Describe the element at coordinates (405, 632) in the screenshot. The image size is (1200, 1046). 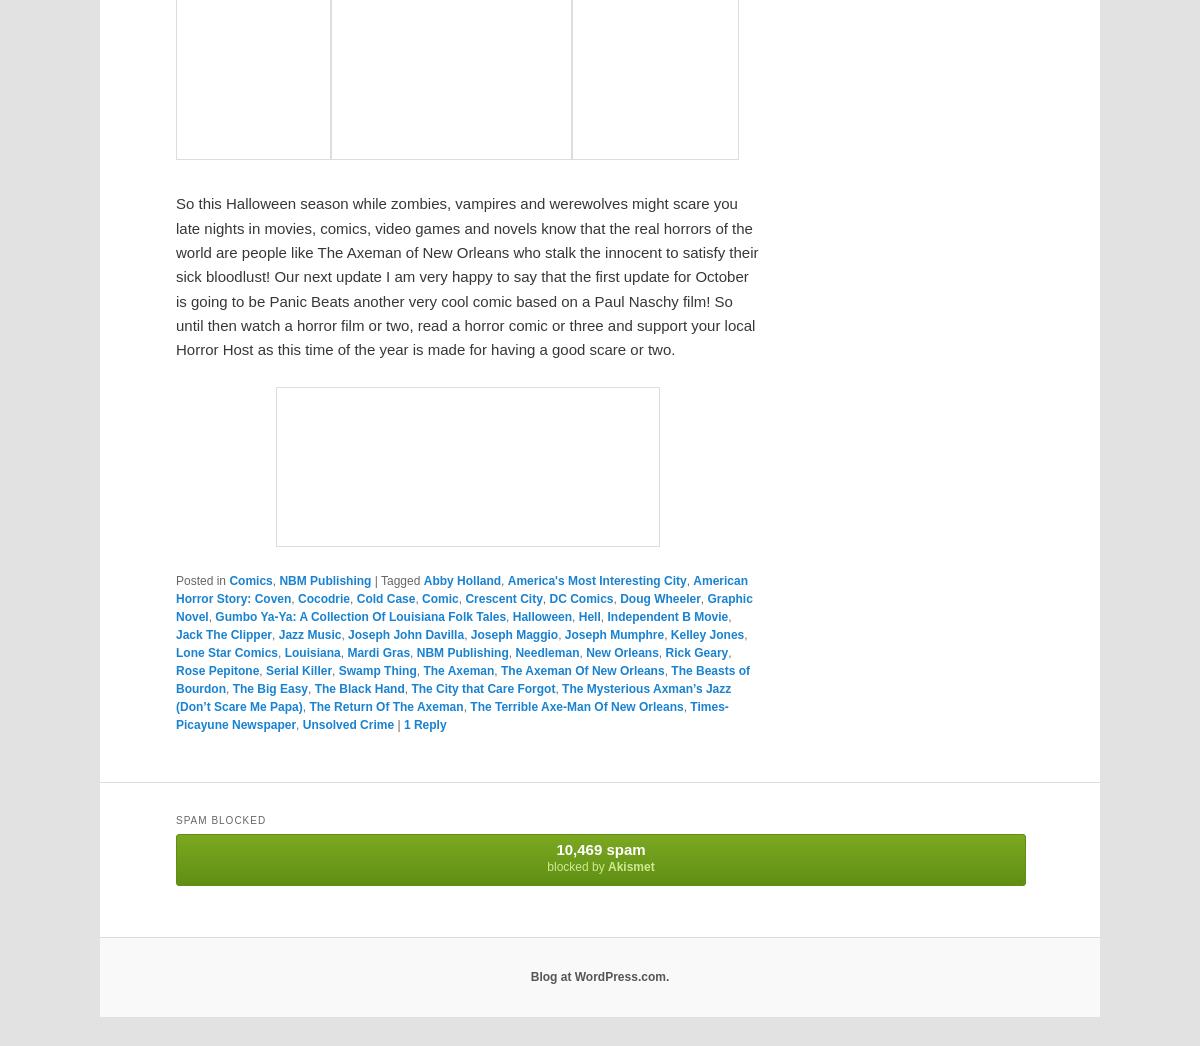
I see `'Joseph John Davilla'` at that location.